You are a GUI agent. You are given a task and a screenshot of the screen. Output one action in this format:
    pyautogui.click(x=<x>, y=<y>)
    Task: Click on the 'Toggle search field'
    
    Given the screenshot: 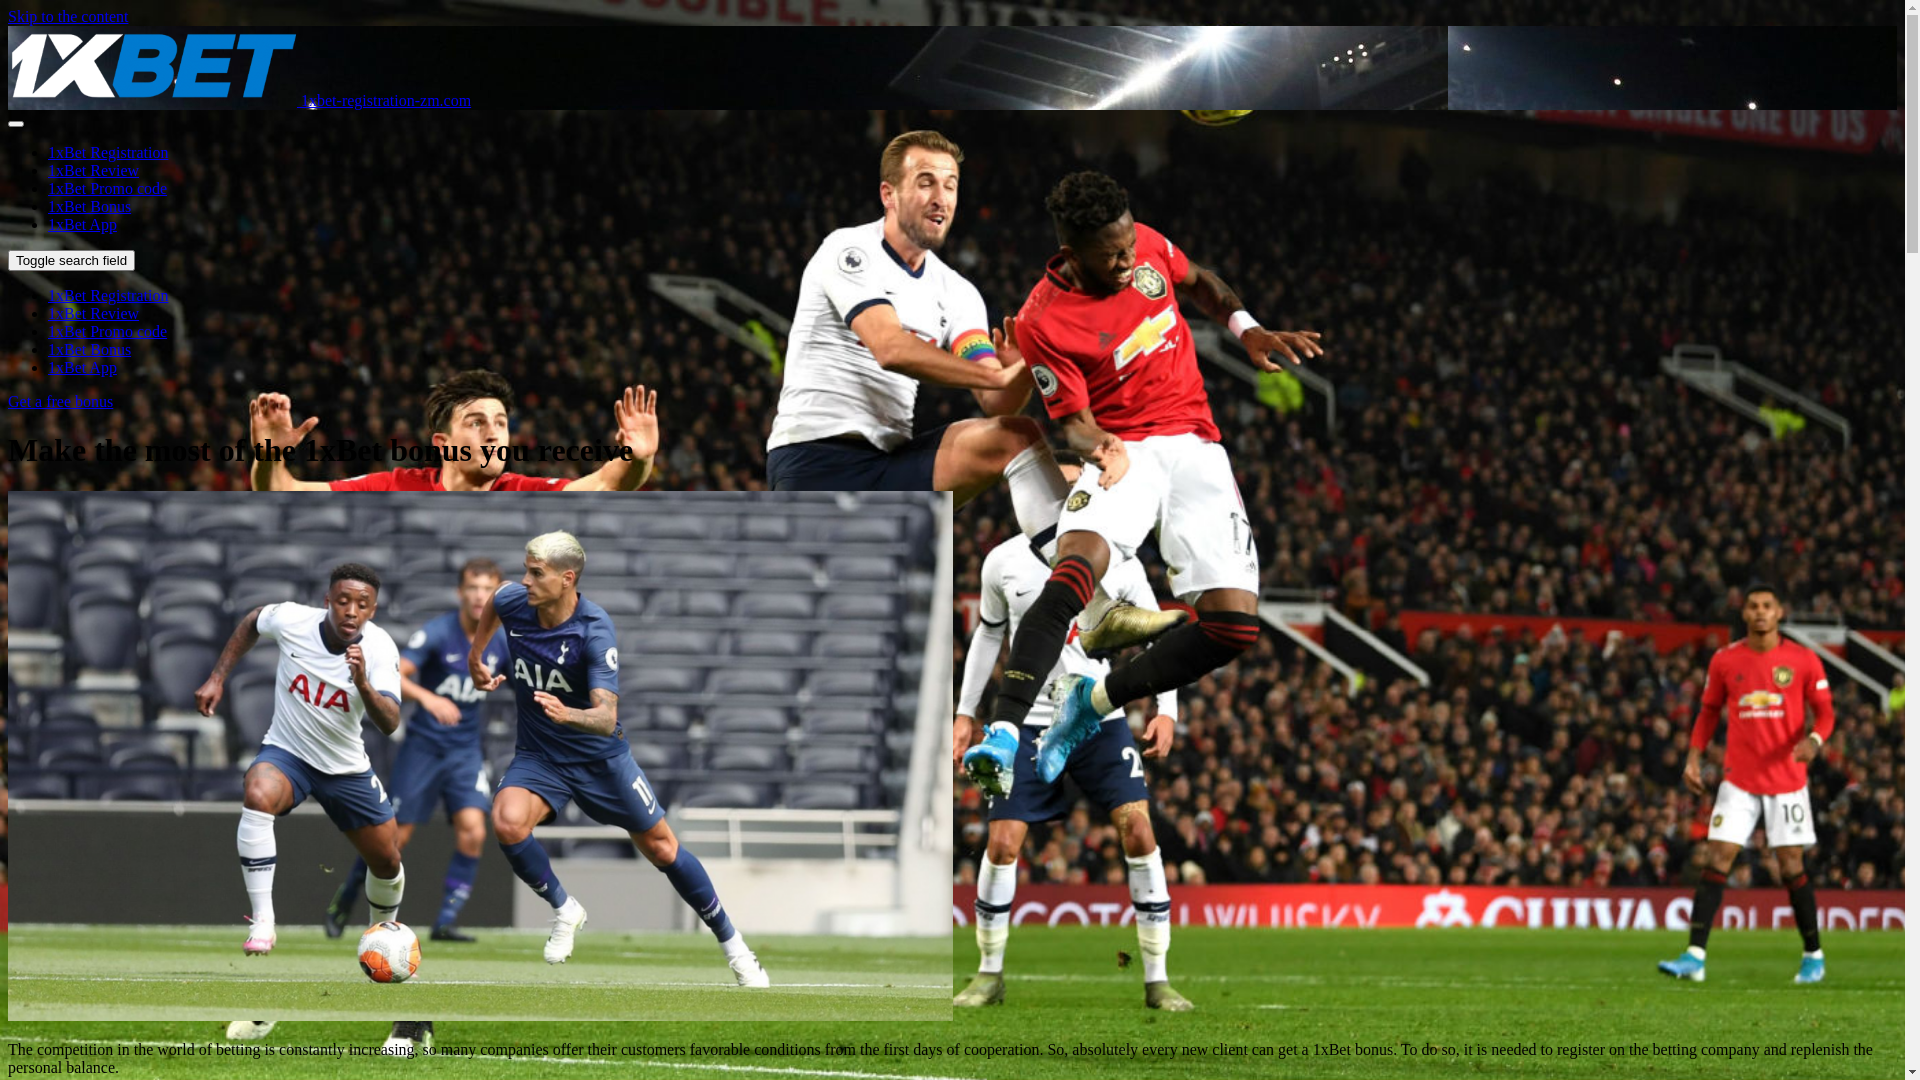 What is the action you would take?
    pyautogui.click(x=71, y=259)
    